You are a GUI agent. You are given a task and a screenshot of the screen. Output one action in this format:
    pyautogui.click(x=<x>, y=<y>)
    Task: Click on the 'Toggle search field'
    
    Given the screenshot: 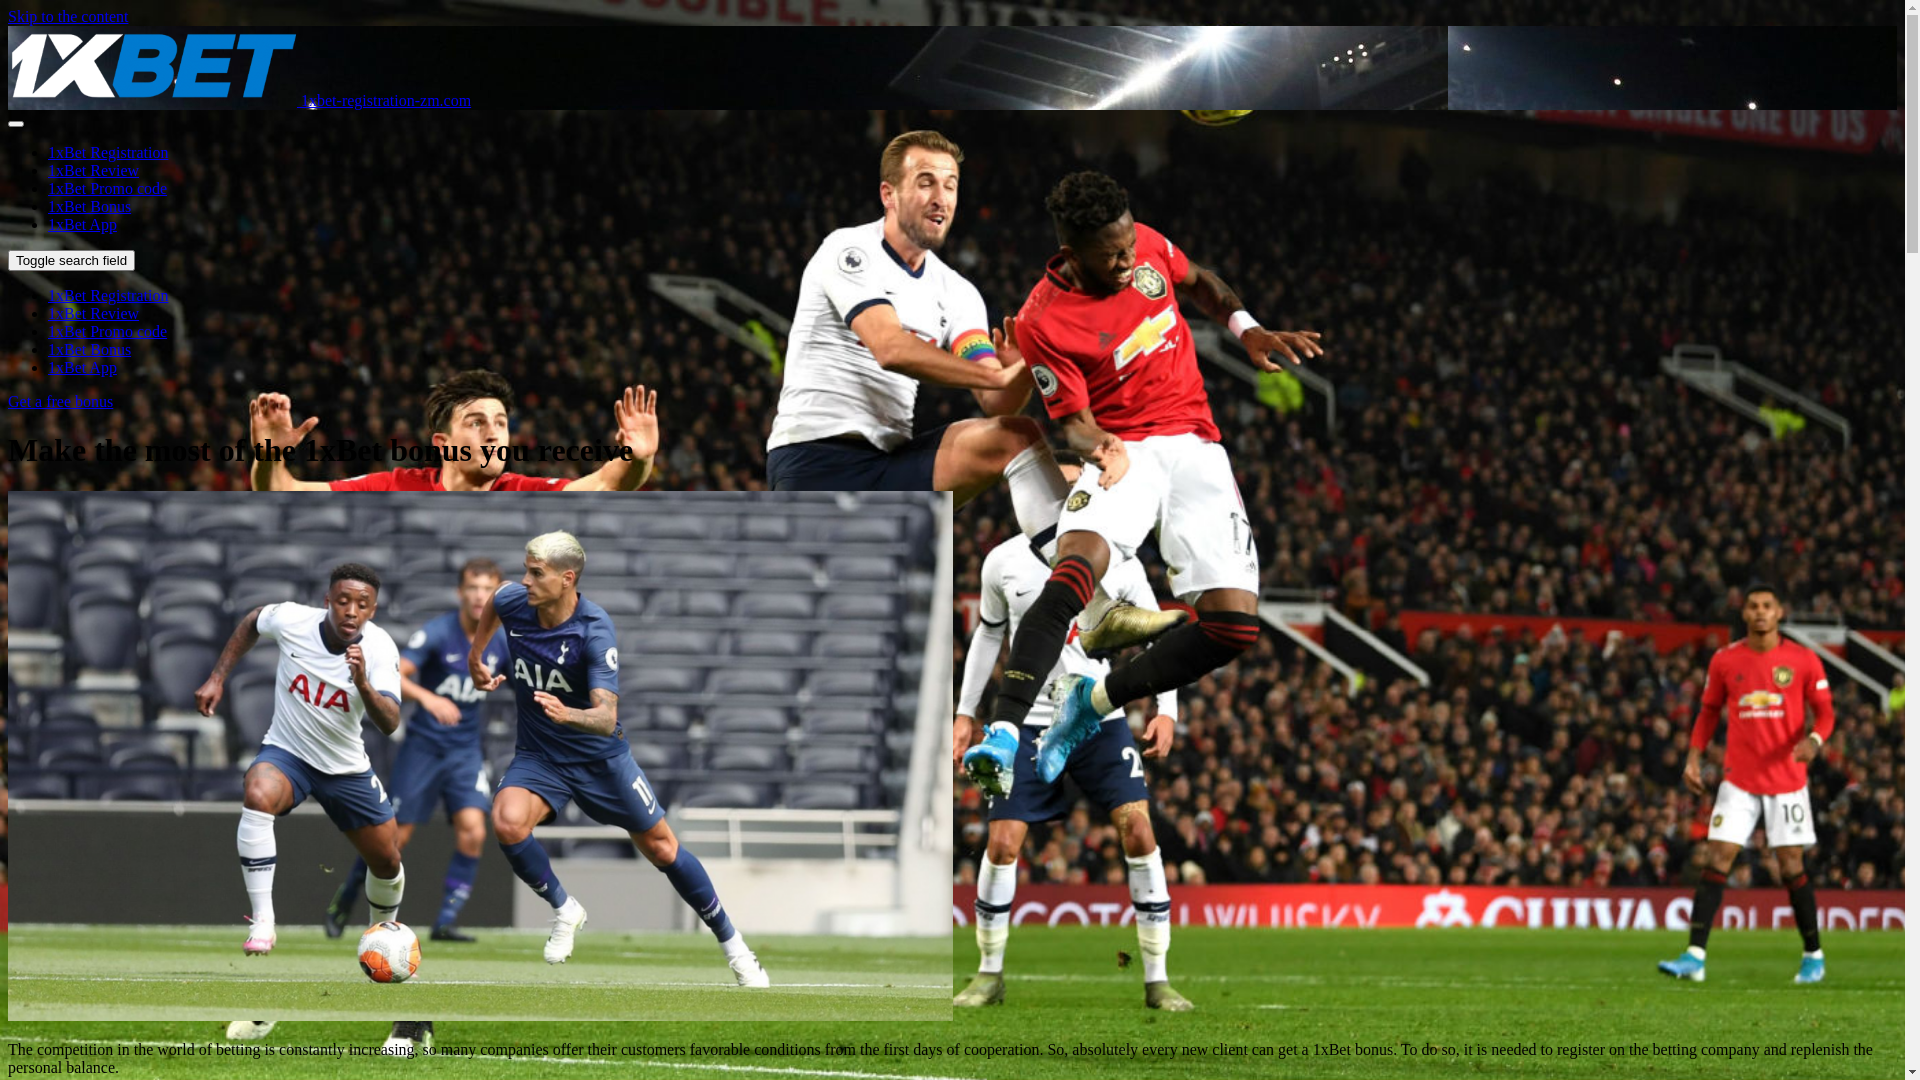 What is the action you would take?
    pyautogui.click(x=71, y=259)
    